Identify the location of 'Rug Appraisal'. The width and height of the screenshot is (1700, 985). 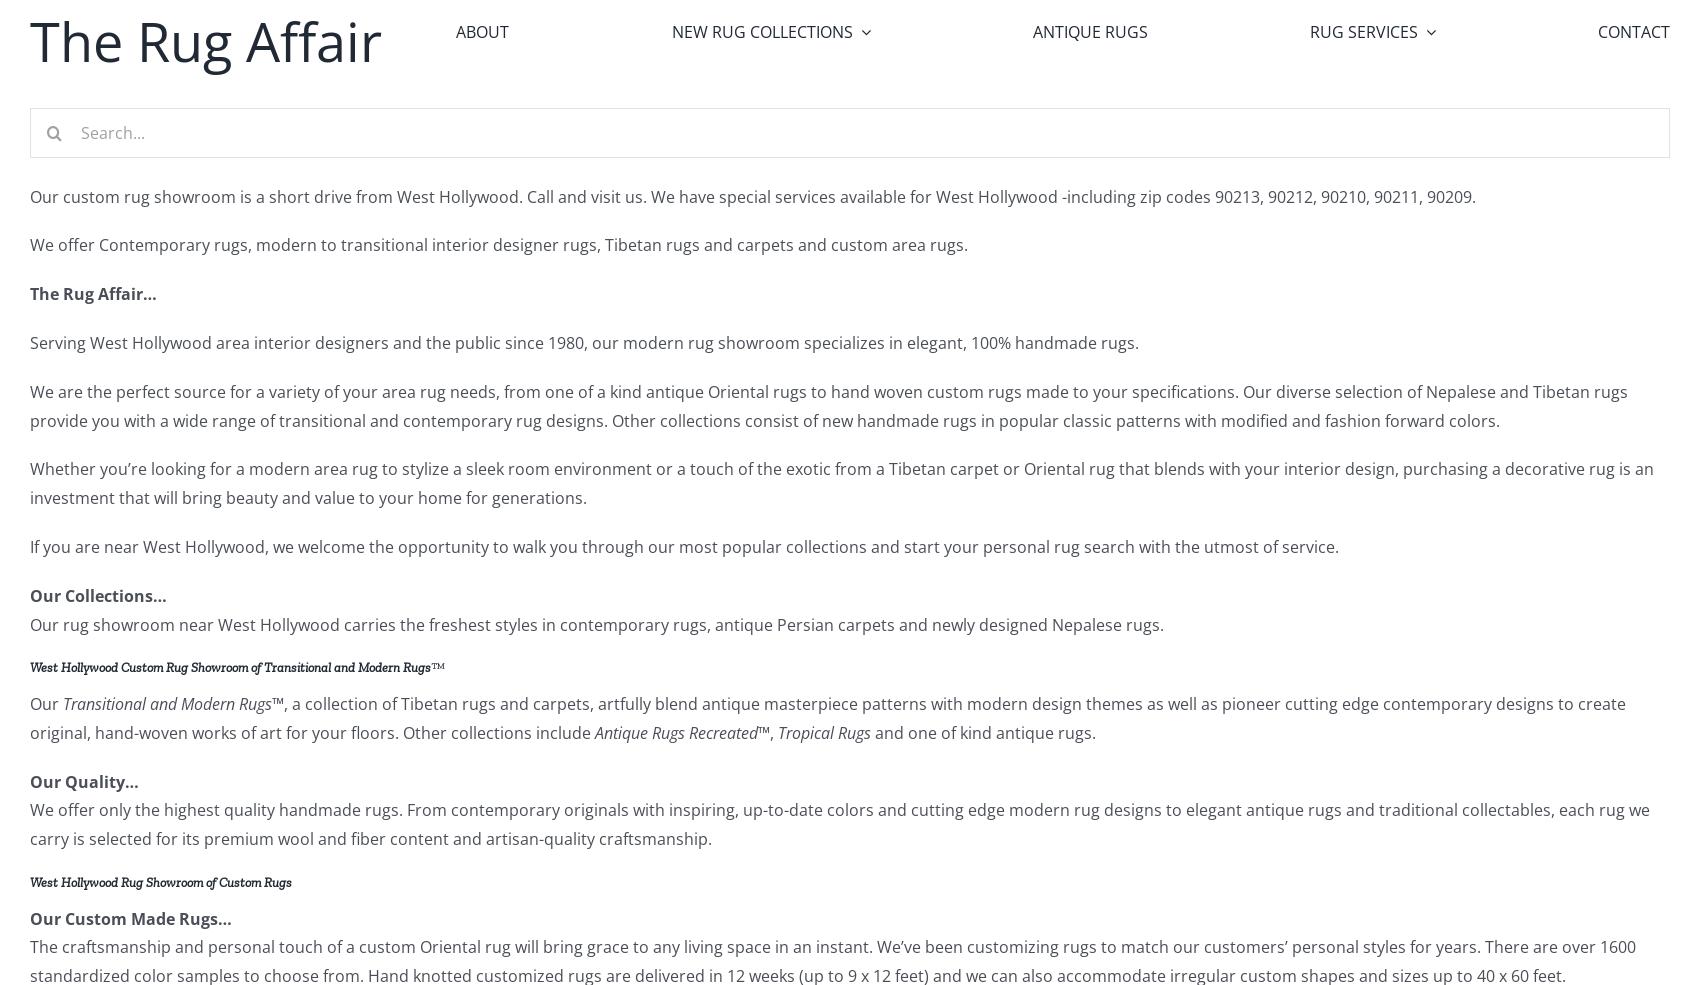
(1329, 188).